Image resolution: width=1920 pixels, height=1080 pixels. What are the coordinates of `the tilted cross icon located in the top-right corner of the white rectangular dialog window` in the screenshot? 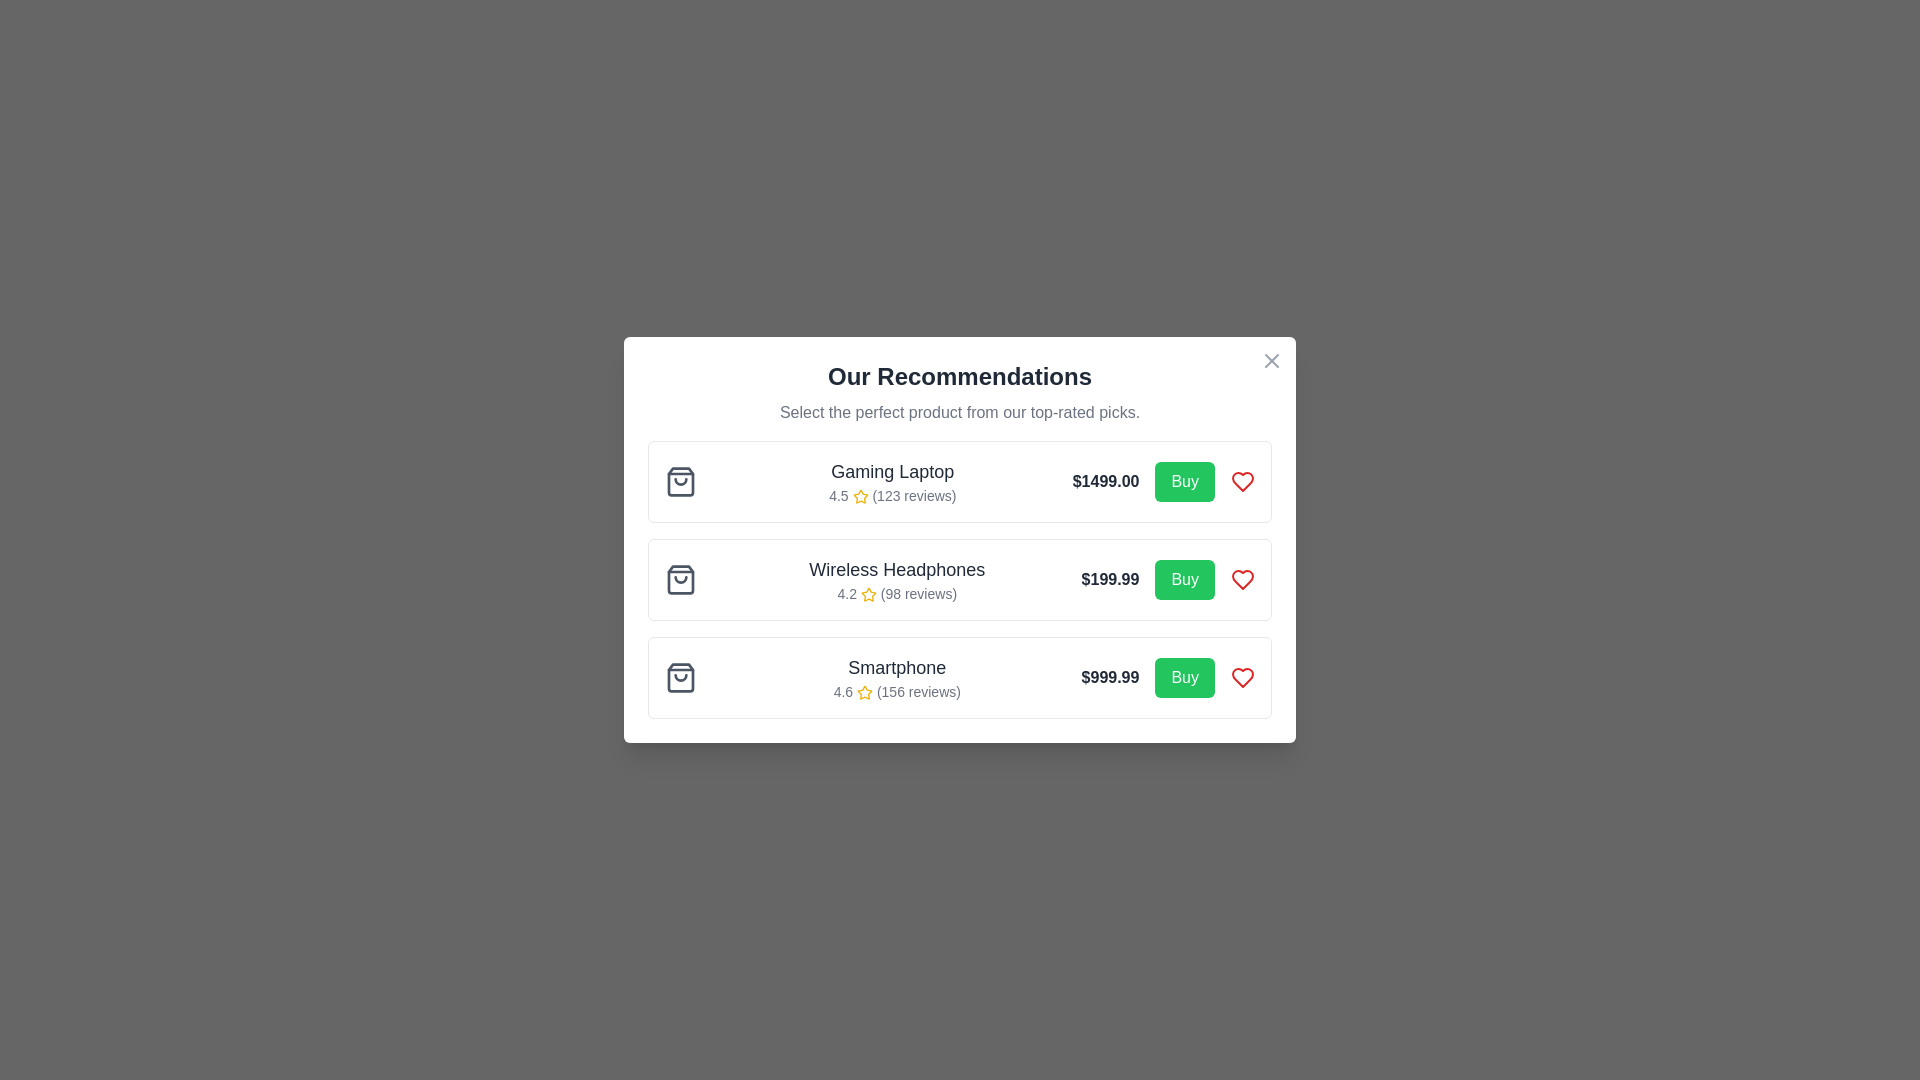 It's located at (1271, 361).